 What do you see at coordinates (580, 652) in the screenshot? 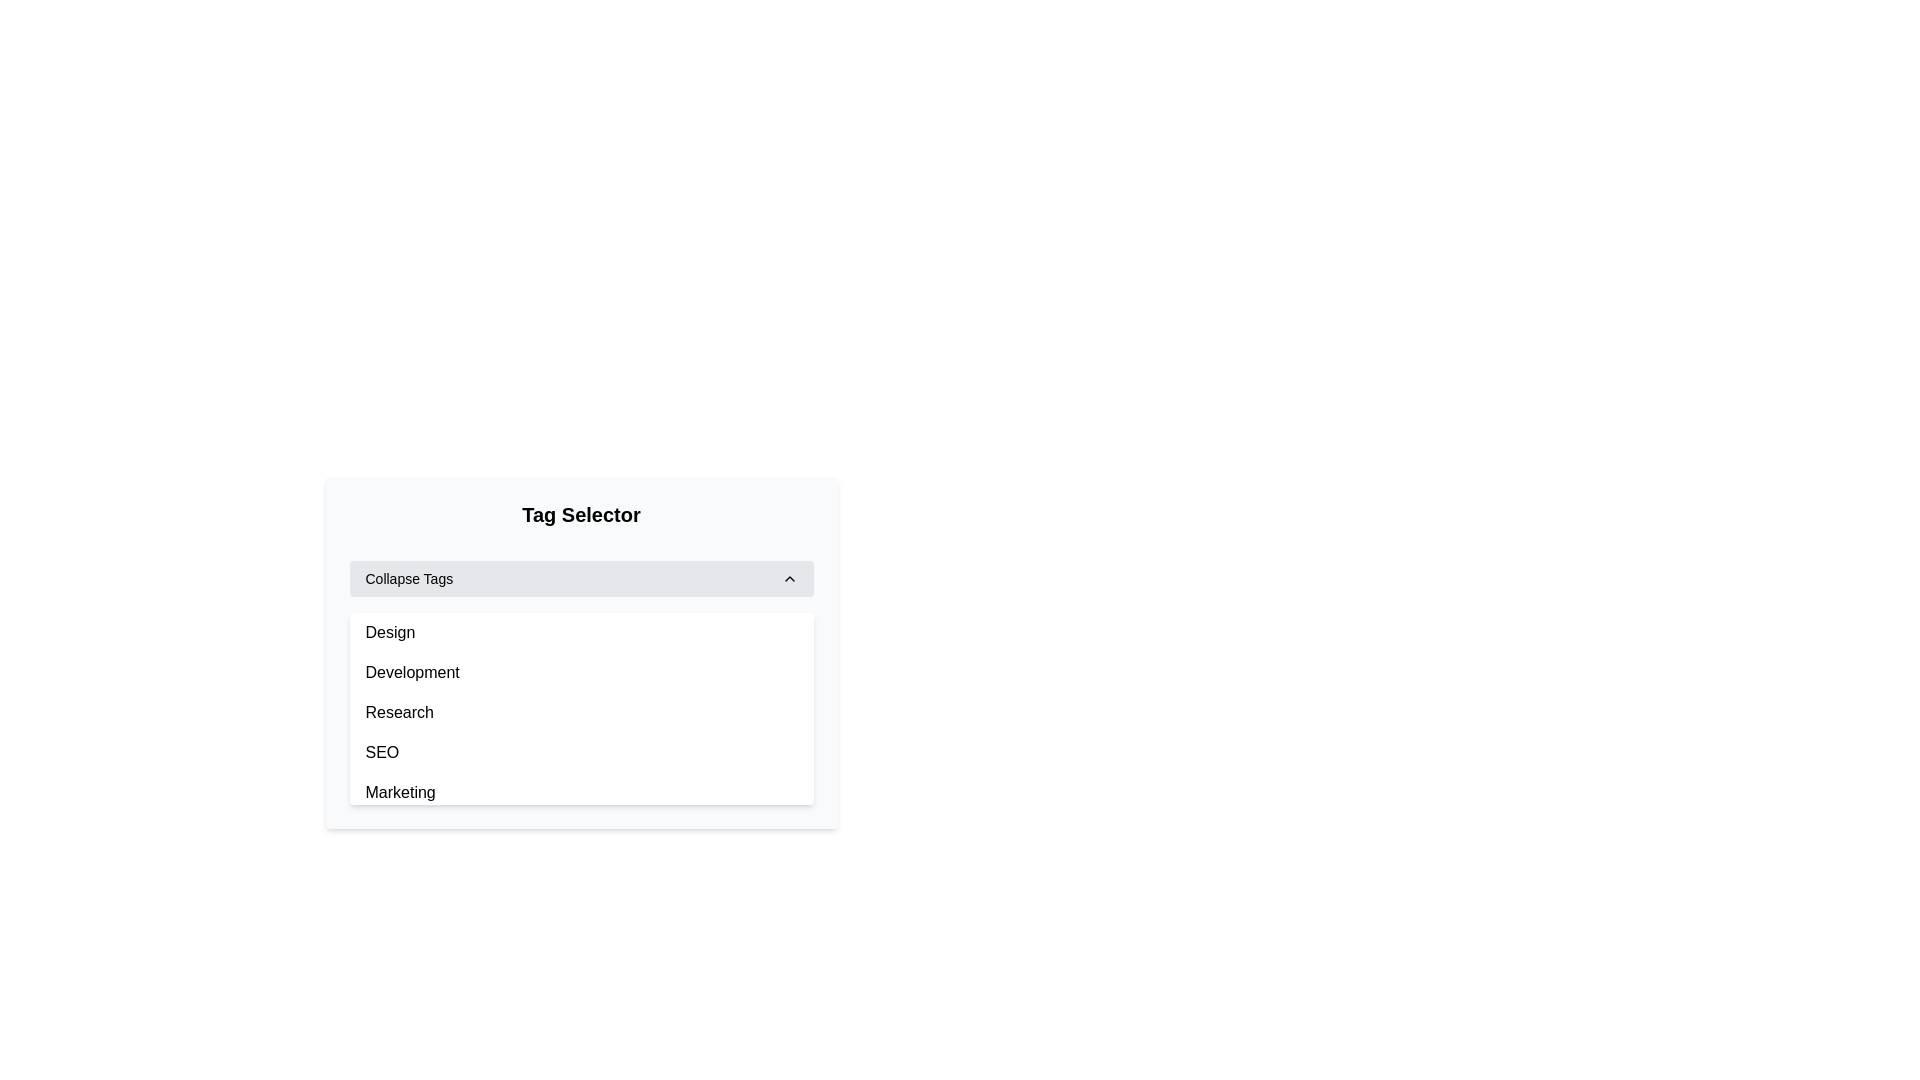
I see `the tag within the scrollable list element, which is centrally` at bounding box center [580, 652].